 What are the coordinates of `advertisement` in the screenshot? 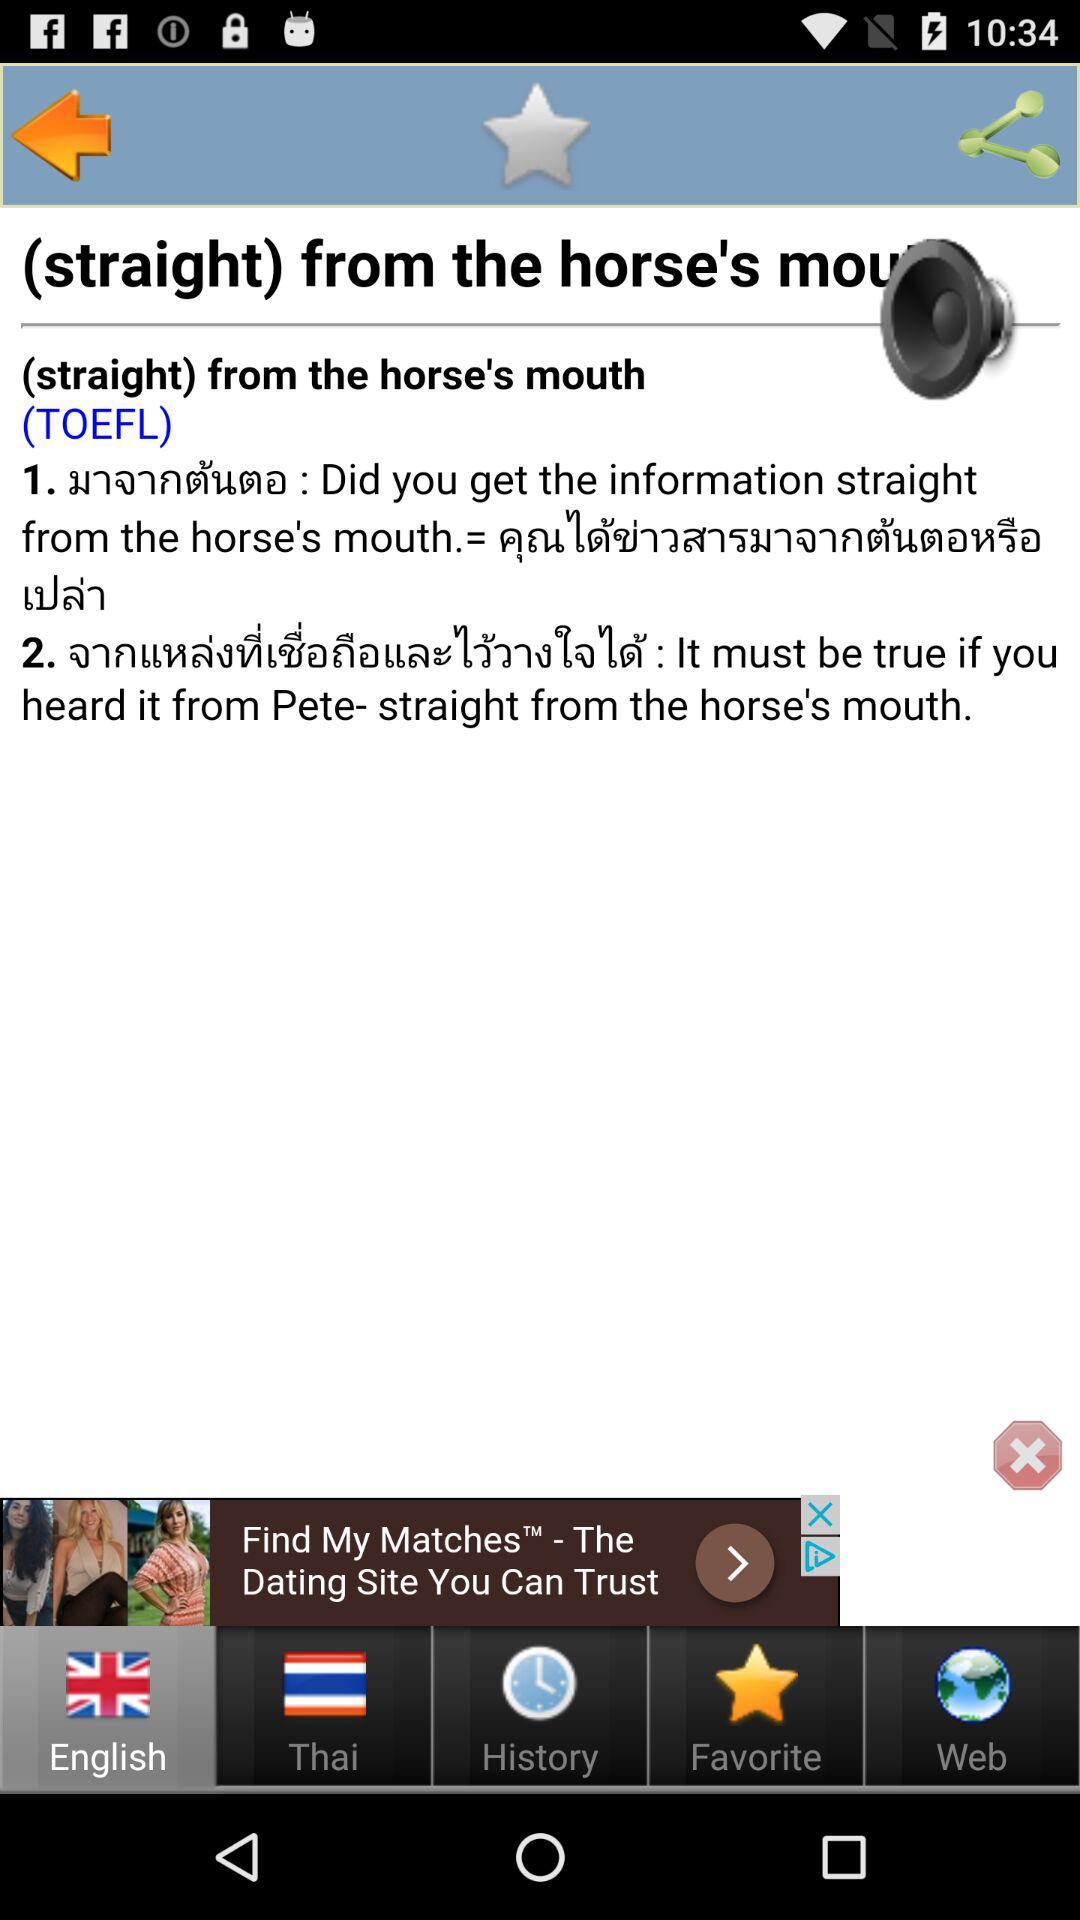 It's located at (419, 1559).